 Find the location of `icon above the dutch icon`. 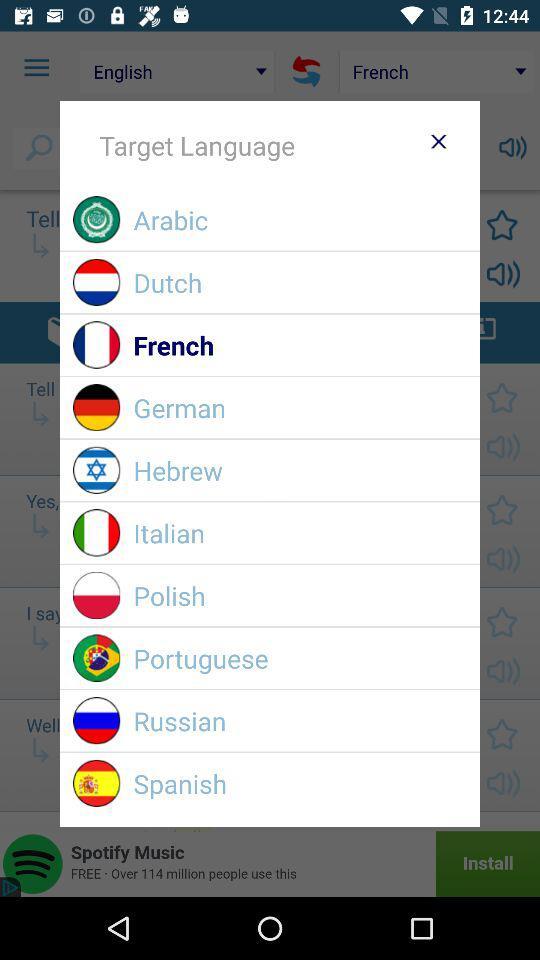

icon above the dutch icon is located at coordinates (299, 219).